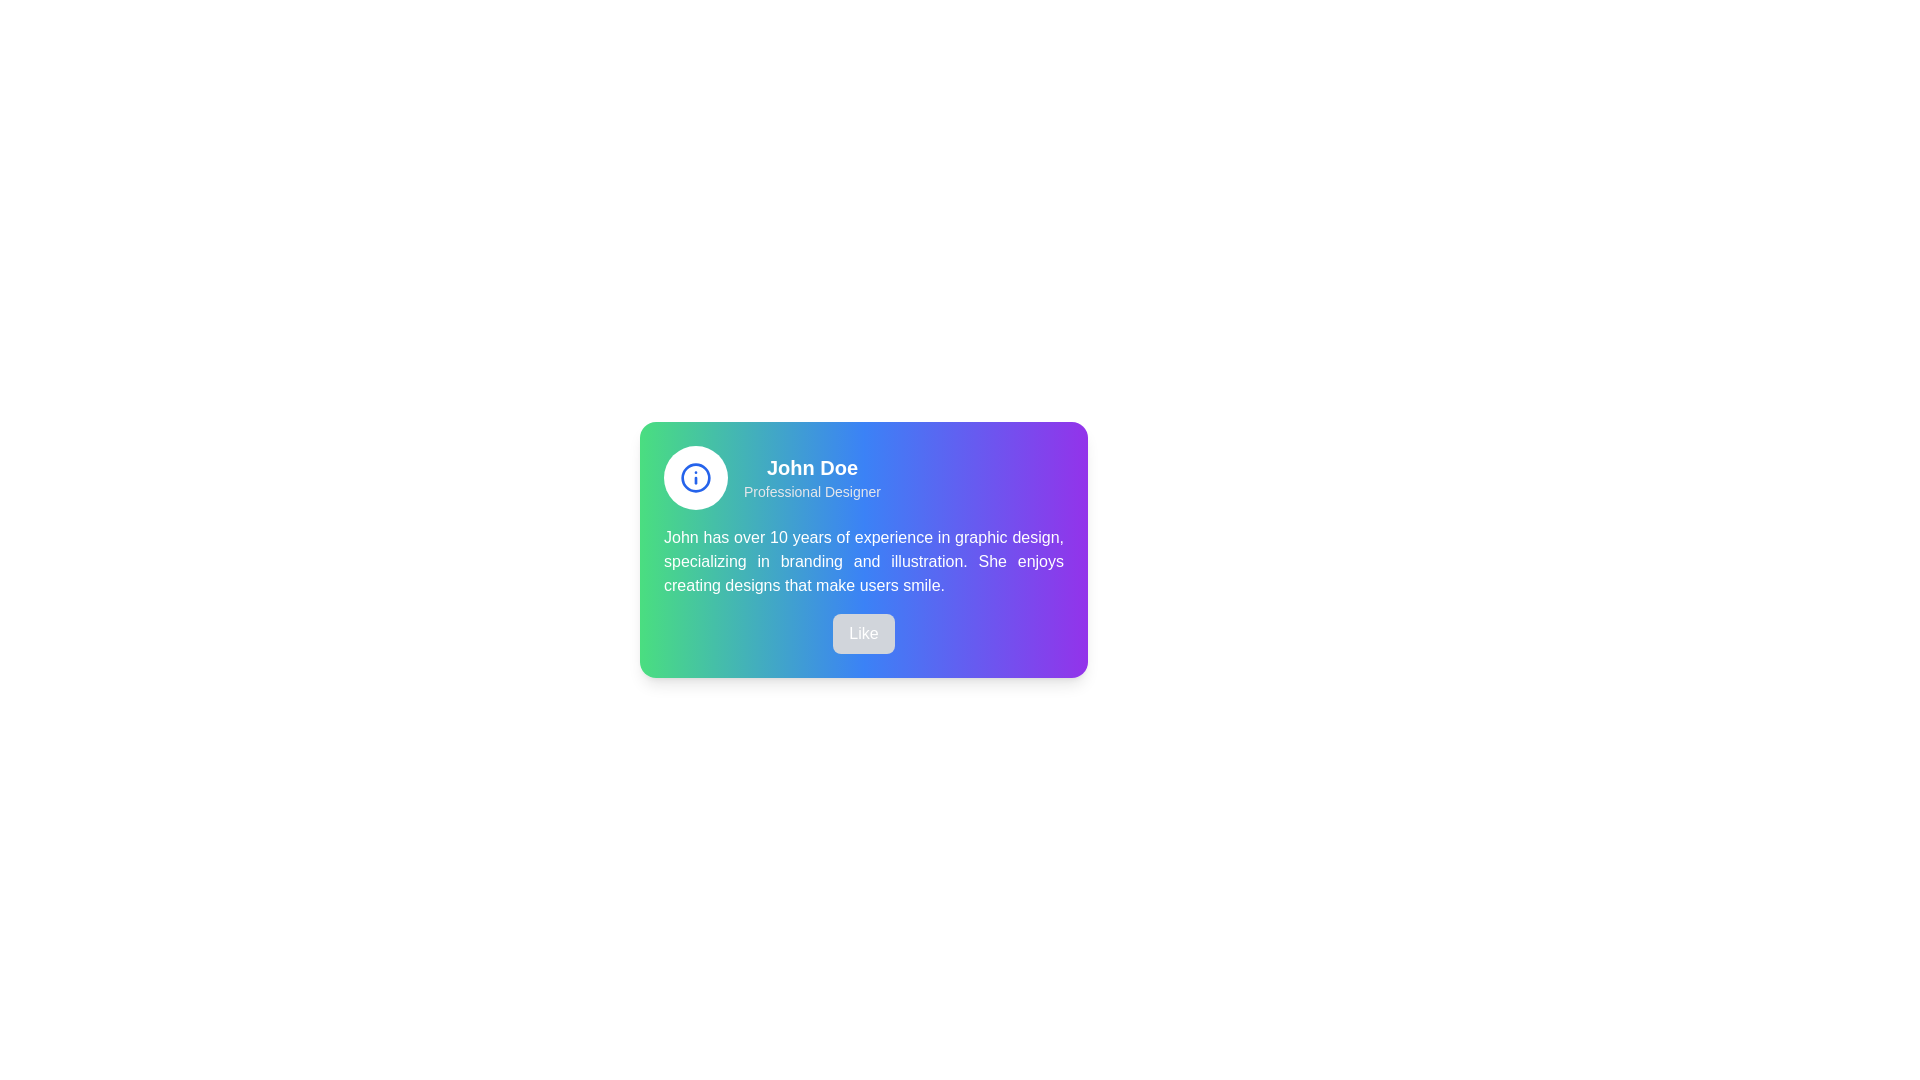 The image size is (1920, 1080). What do you see at coordinates (864, 633) in the screenshot?
I see `the 'Like' button with rounded corners, styled in light gray with white text, located at the bottom center of a card layout about designer John Doe` at bounding box center [864, 633].